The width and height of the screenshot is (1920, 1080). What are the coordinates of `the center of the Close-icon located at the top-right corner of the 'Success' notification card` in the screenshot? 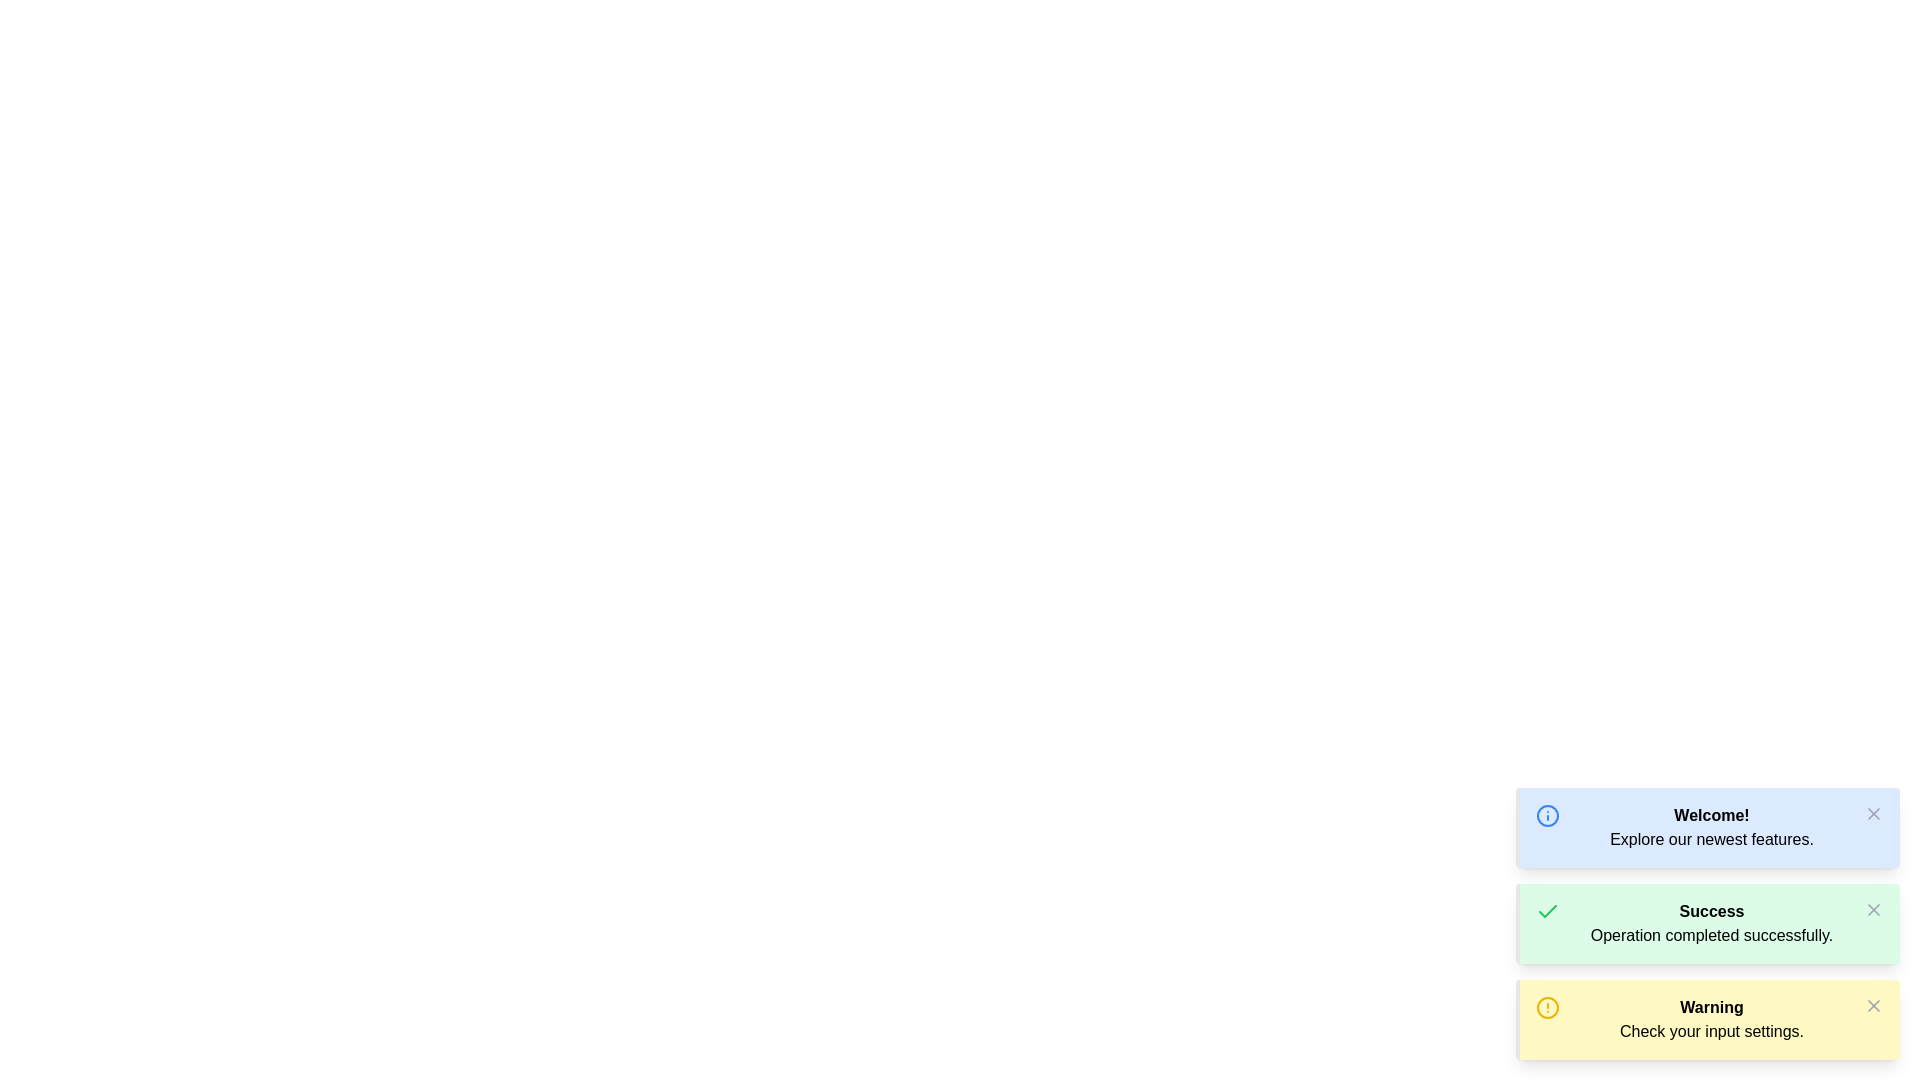 It's located at (1872, 910).